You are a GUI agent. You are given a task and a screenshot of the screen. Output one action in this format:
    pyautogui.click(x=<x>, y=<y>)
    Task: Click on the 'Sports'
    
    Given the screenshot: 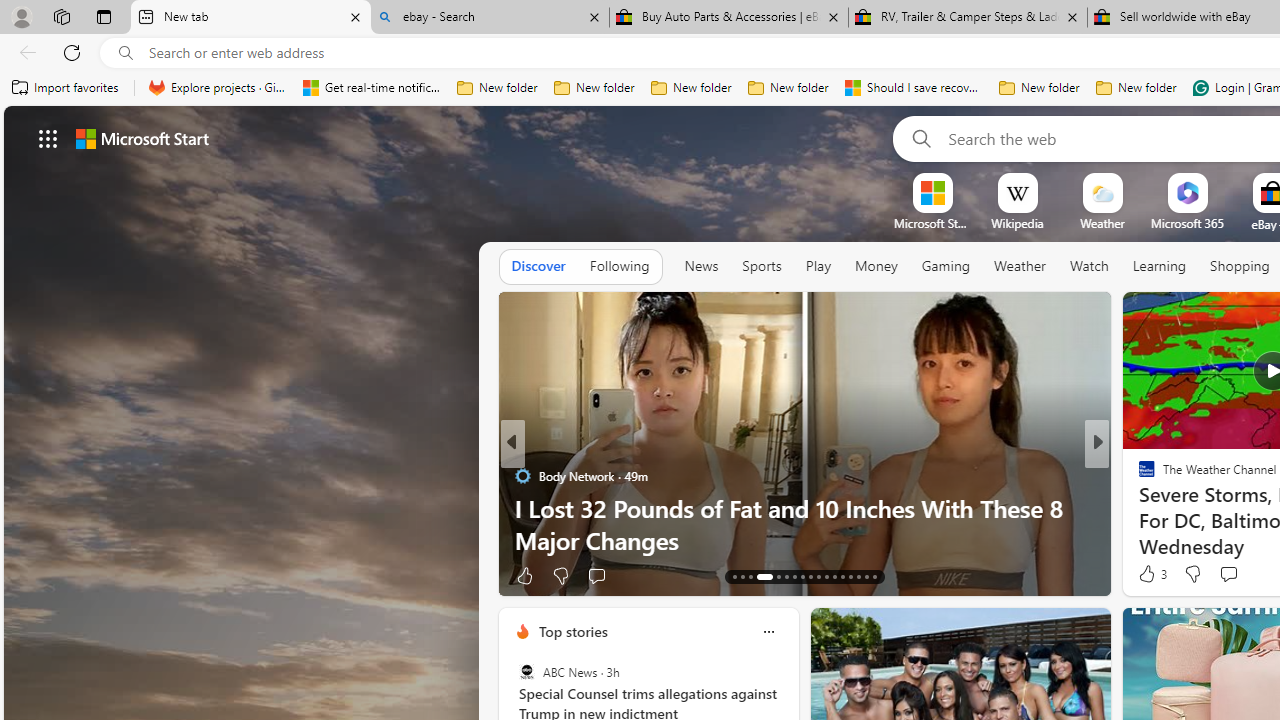 What is the action you would take?
    pyautogui.click(x=760, y=266)
    